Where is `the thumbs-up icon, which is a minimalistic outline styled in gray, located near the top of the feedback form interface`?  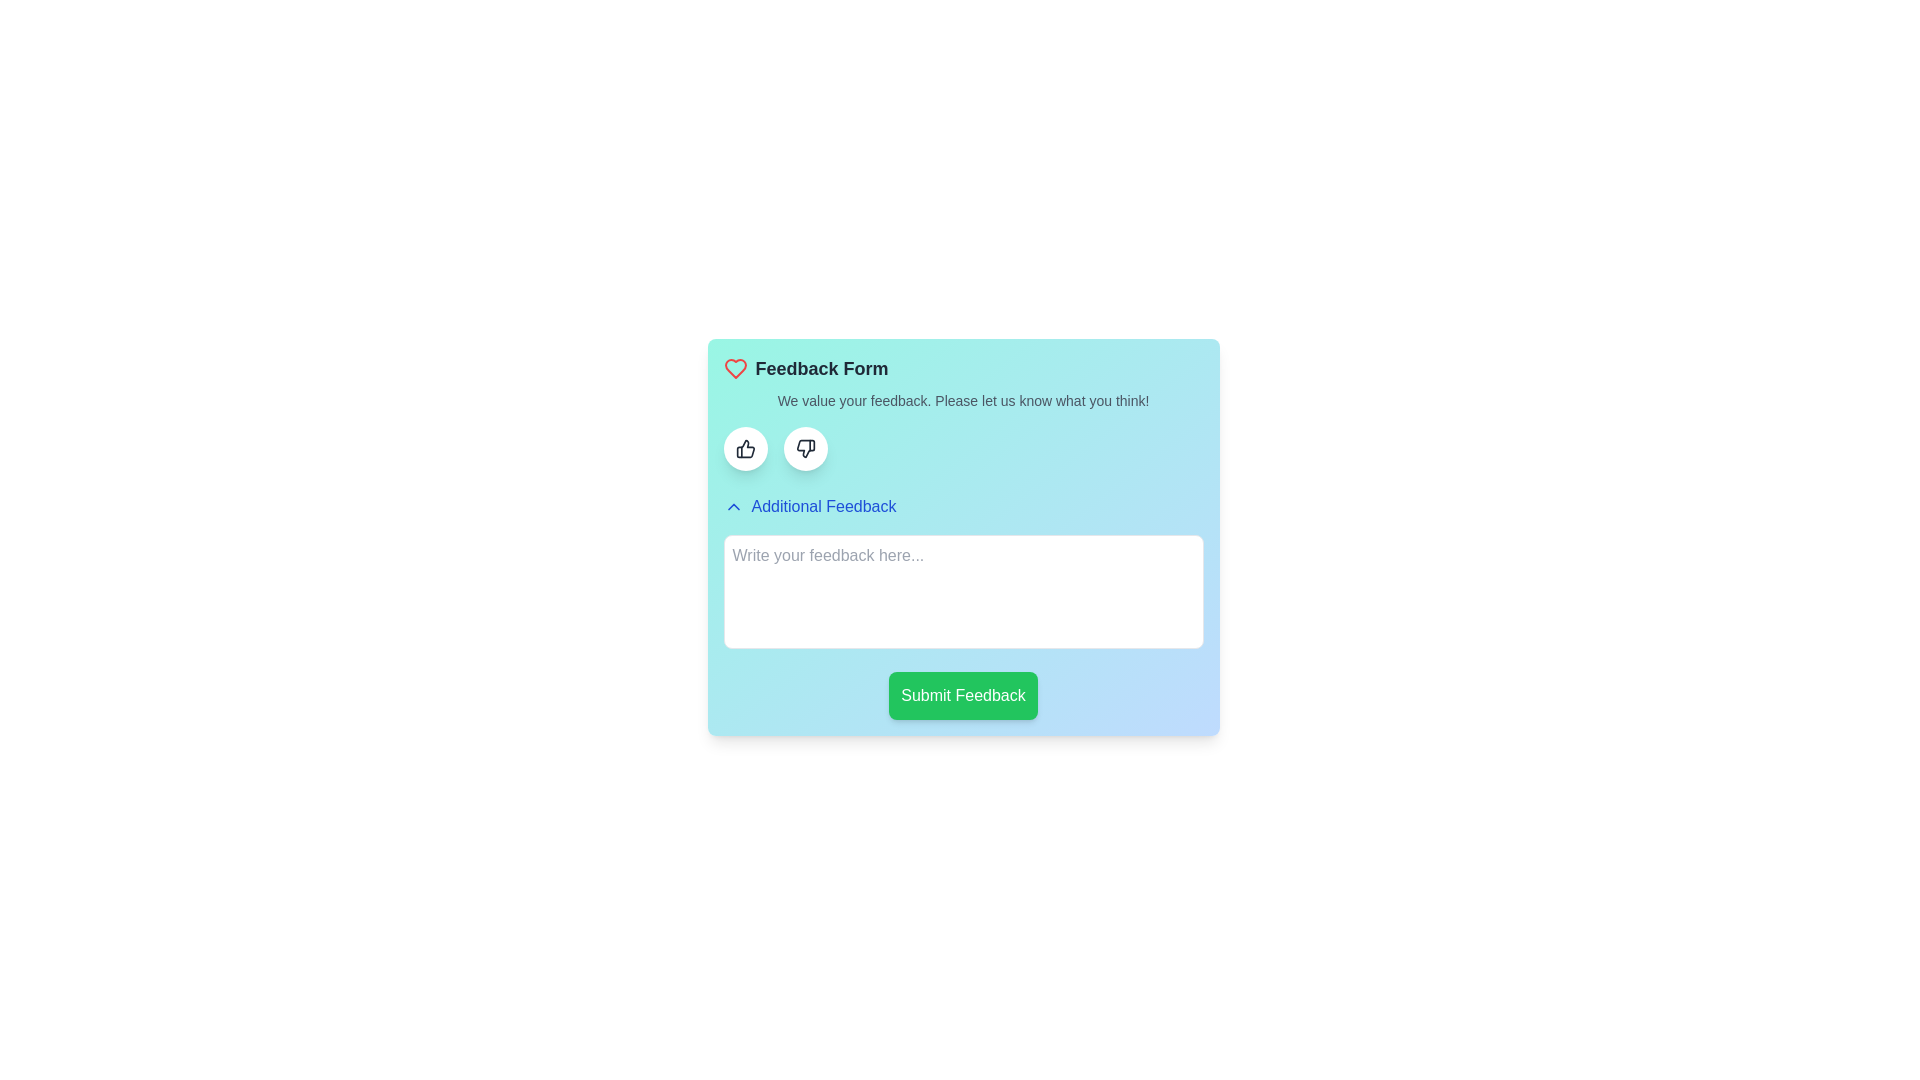 the thumbs-up icon, which is a minimalistic outline styled in gray, located near the top of the feedback form interface is located at coordinates (743, 447).